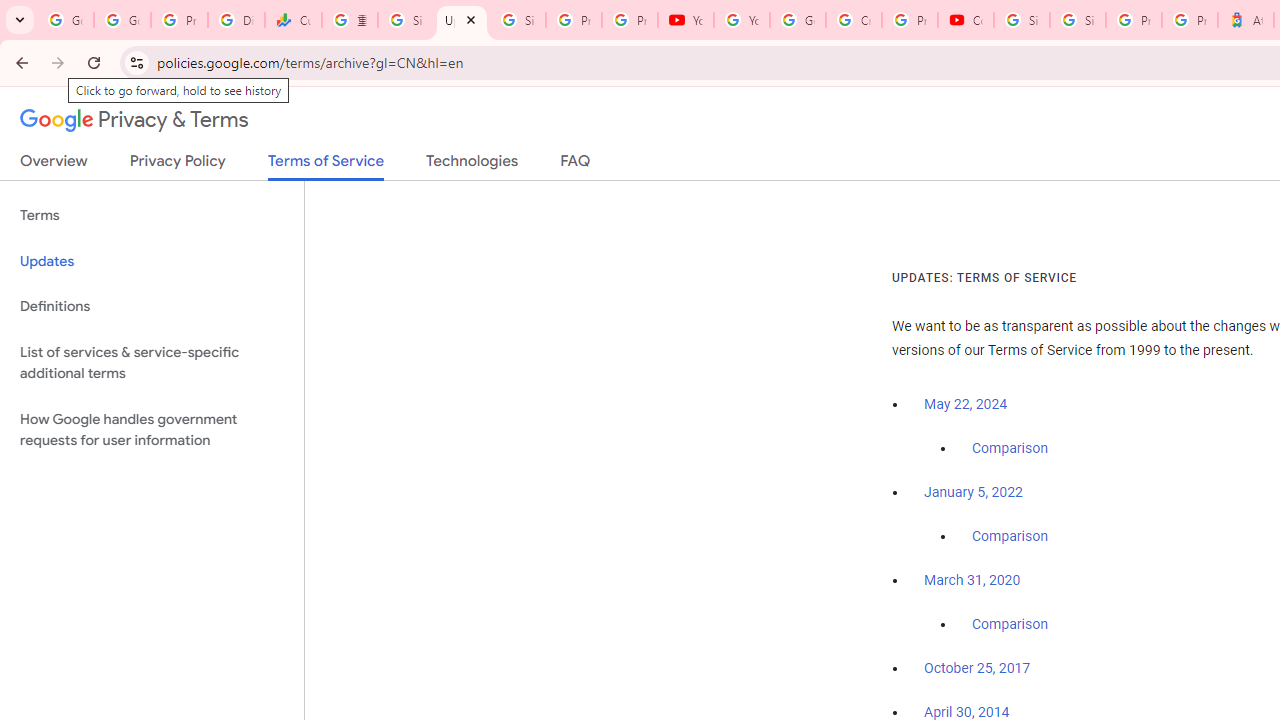 Image resolution: width=1280 pixels, height=720 pixels. Describe the element at coordinates (151, 362) in the screenshot. I see `'List of services & service-specific additional terms'` at that location.